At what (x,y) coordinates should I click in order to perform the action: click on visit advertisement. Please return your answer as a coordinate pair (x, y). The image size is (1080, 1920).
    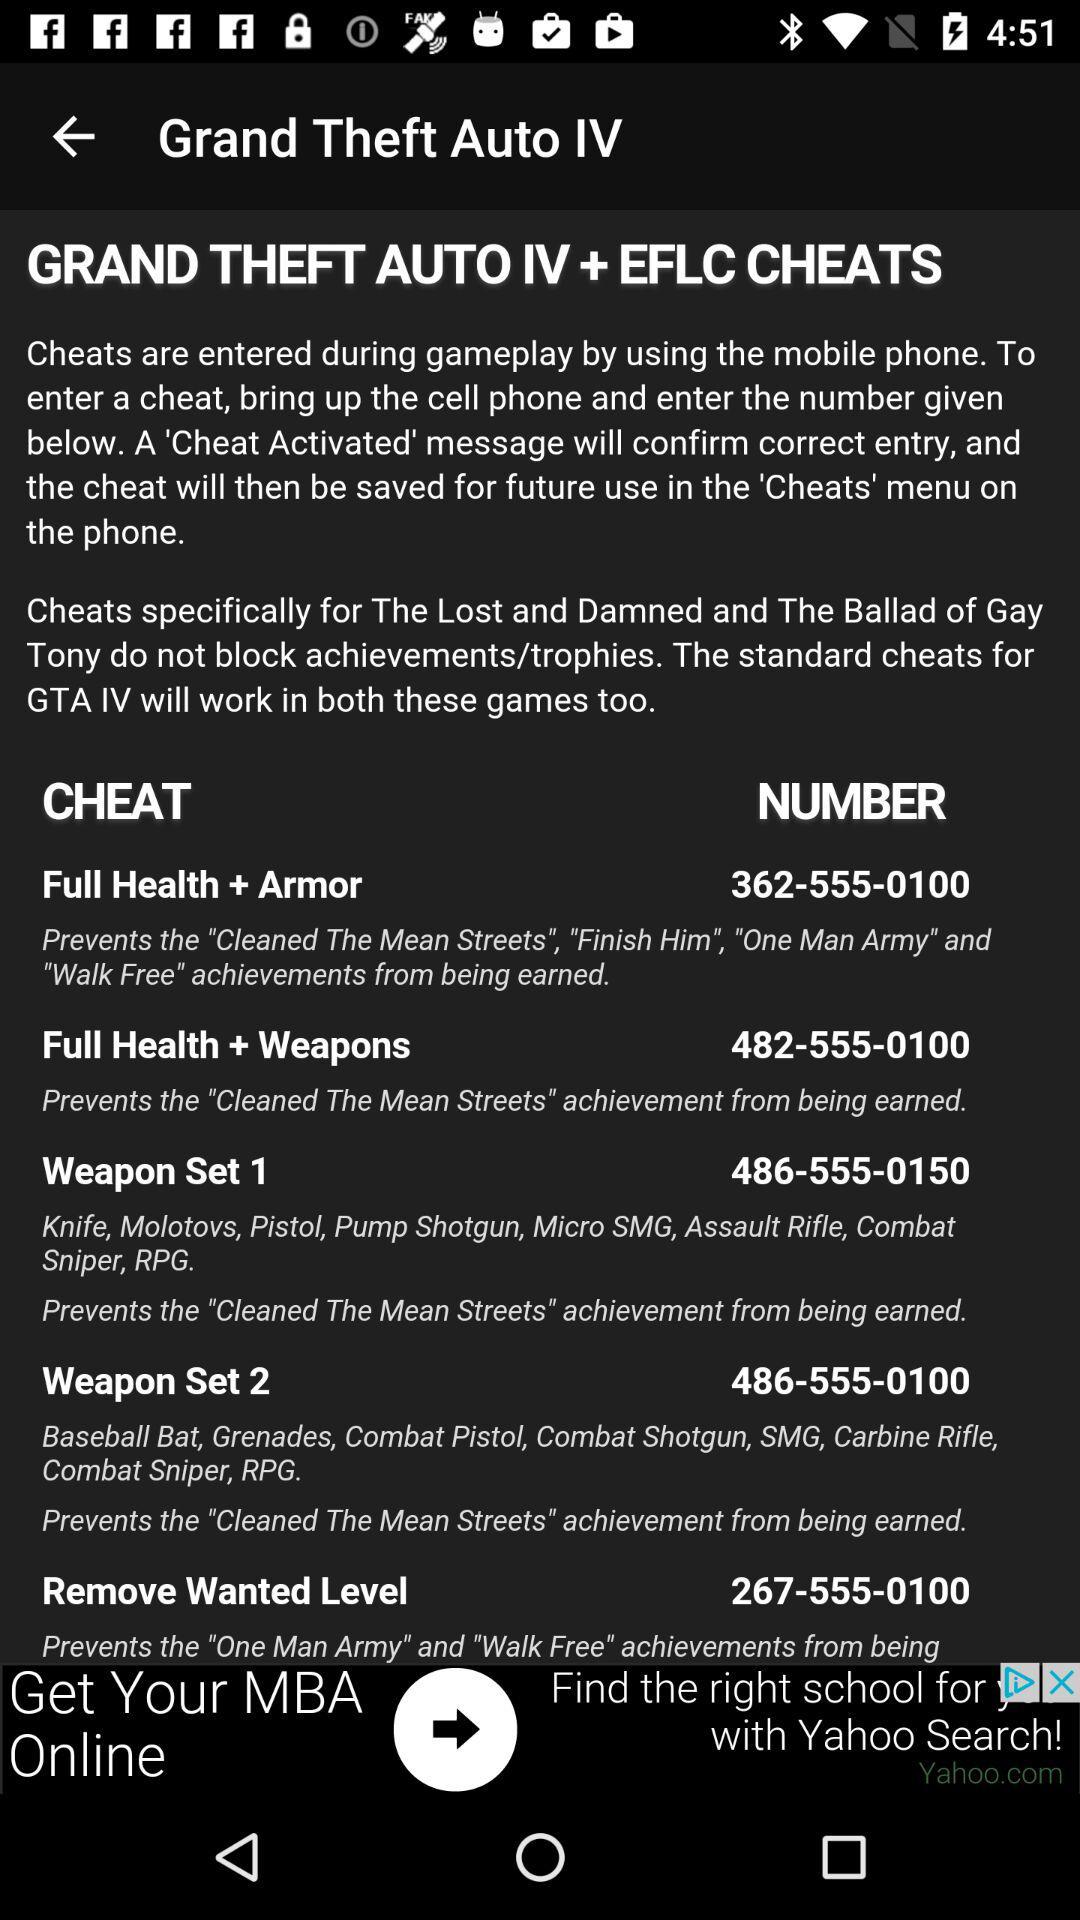
    Looking at the image, I should click on (540, 1727).